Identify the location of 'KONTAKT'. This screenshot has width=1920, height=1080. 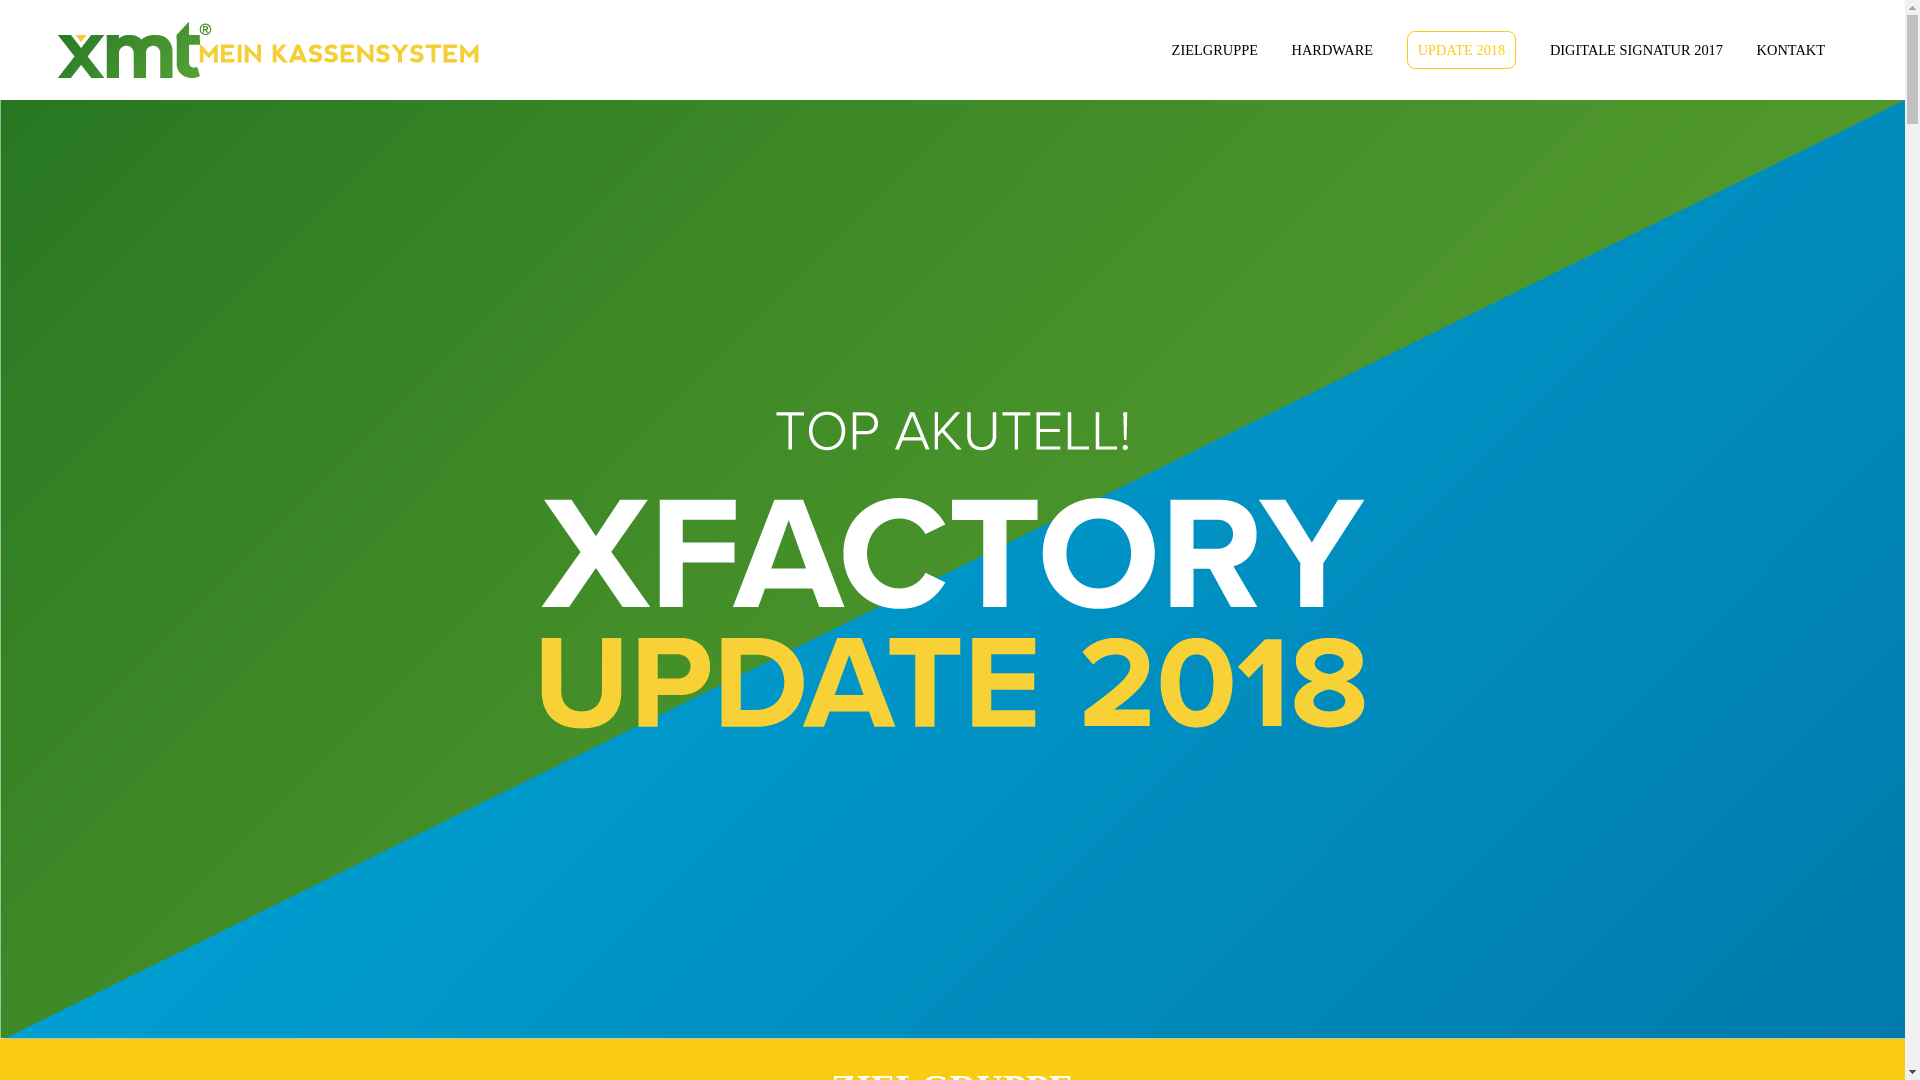
(1790, 49).